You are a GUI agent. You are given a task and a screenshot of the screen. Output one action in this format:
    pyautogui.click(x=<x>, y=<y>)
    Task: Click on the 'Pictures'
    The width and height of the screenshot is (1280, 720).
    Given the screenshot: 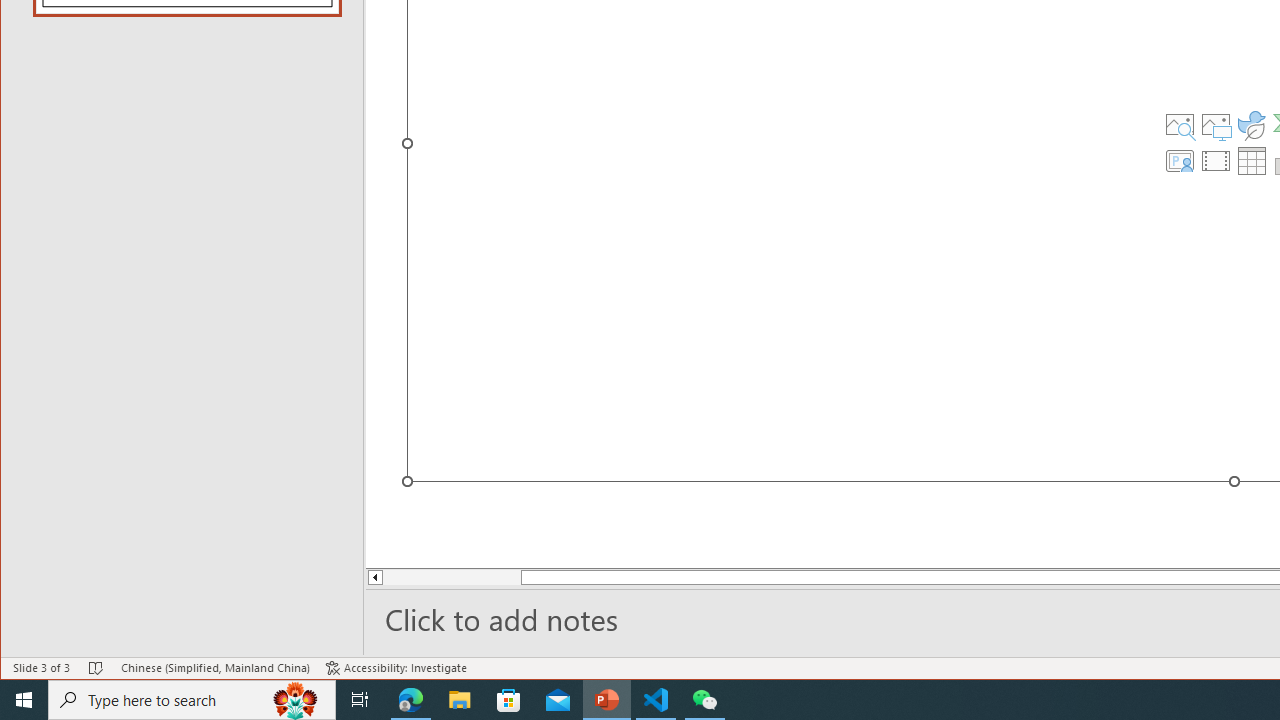 What is the action you would take?
    pyautogui.click(x=1215, y=124)
    